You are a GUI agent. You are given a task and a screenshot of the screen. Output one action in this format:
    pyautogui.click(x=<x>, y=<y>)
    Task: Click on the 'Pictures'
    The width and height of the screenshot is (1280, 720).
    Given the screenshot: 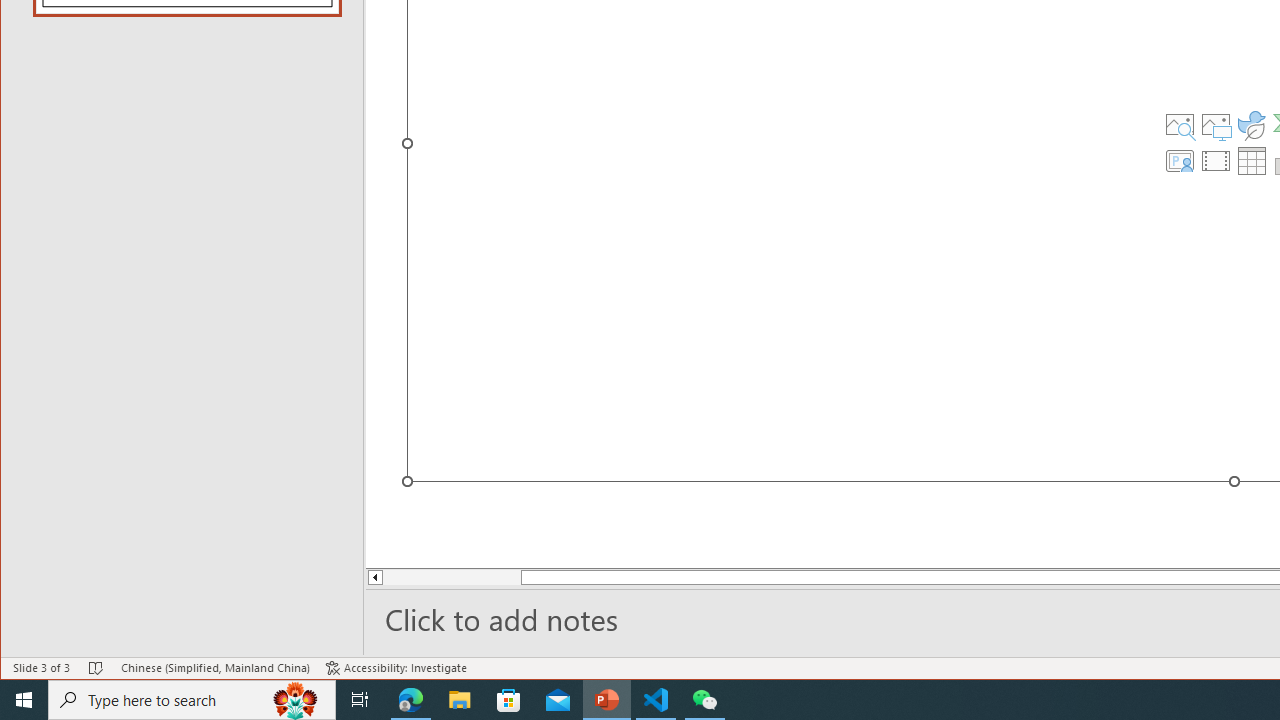 What is the action you would take?
    pyautogui.click(x=1215, y=124)
    